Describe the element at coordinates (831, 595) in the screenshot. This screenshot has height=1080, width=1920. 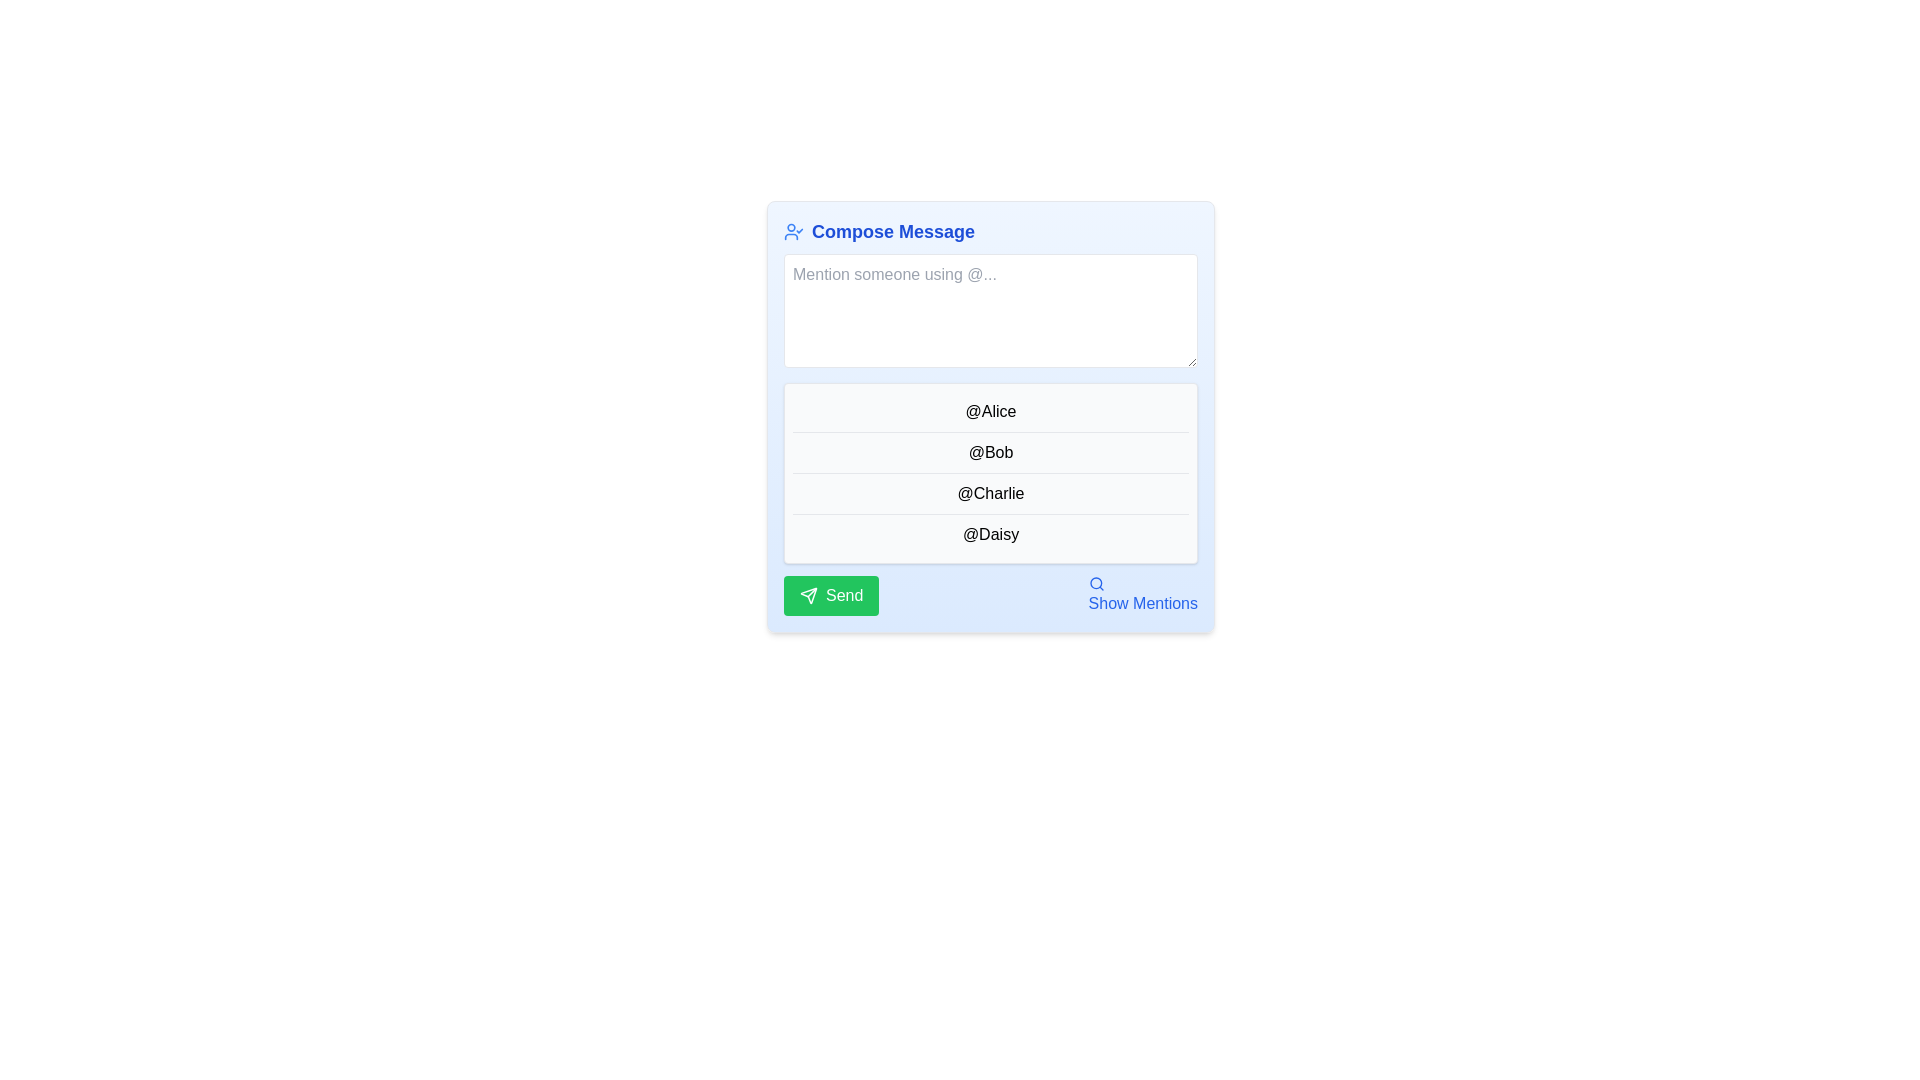
I see `the green button labeled 'Send' with a white paper plane icon` at that location.